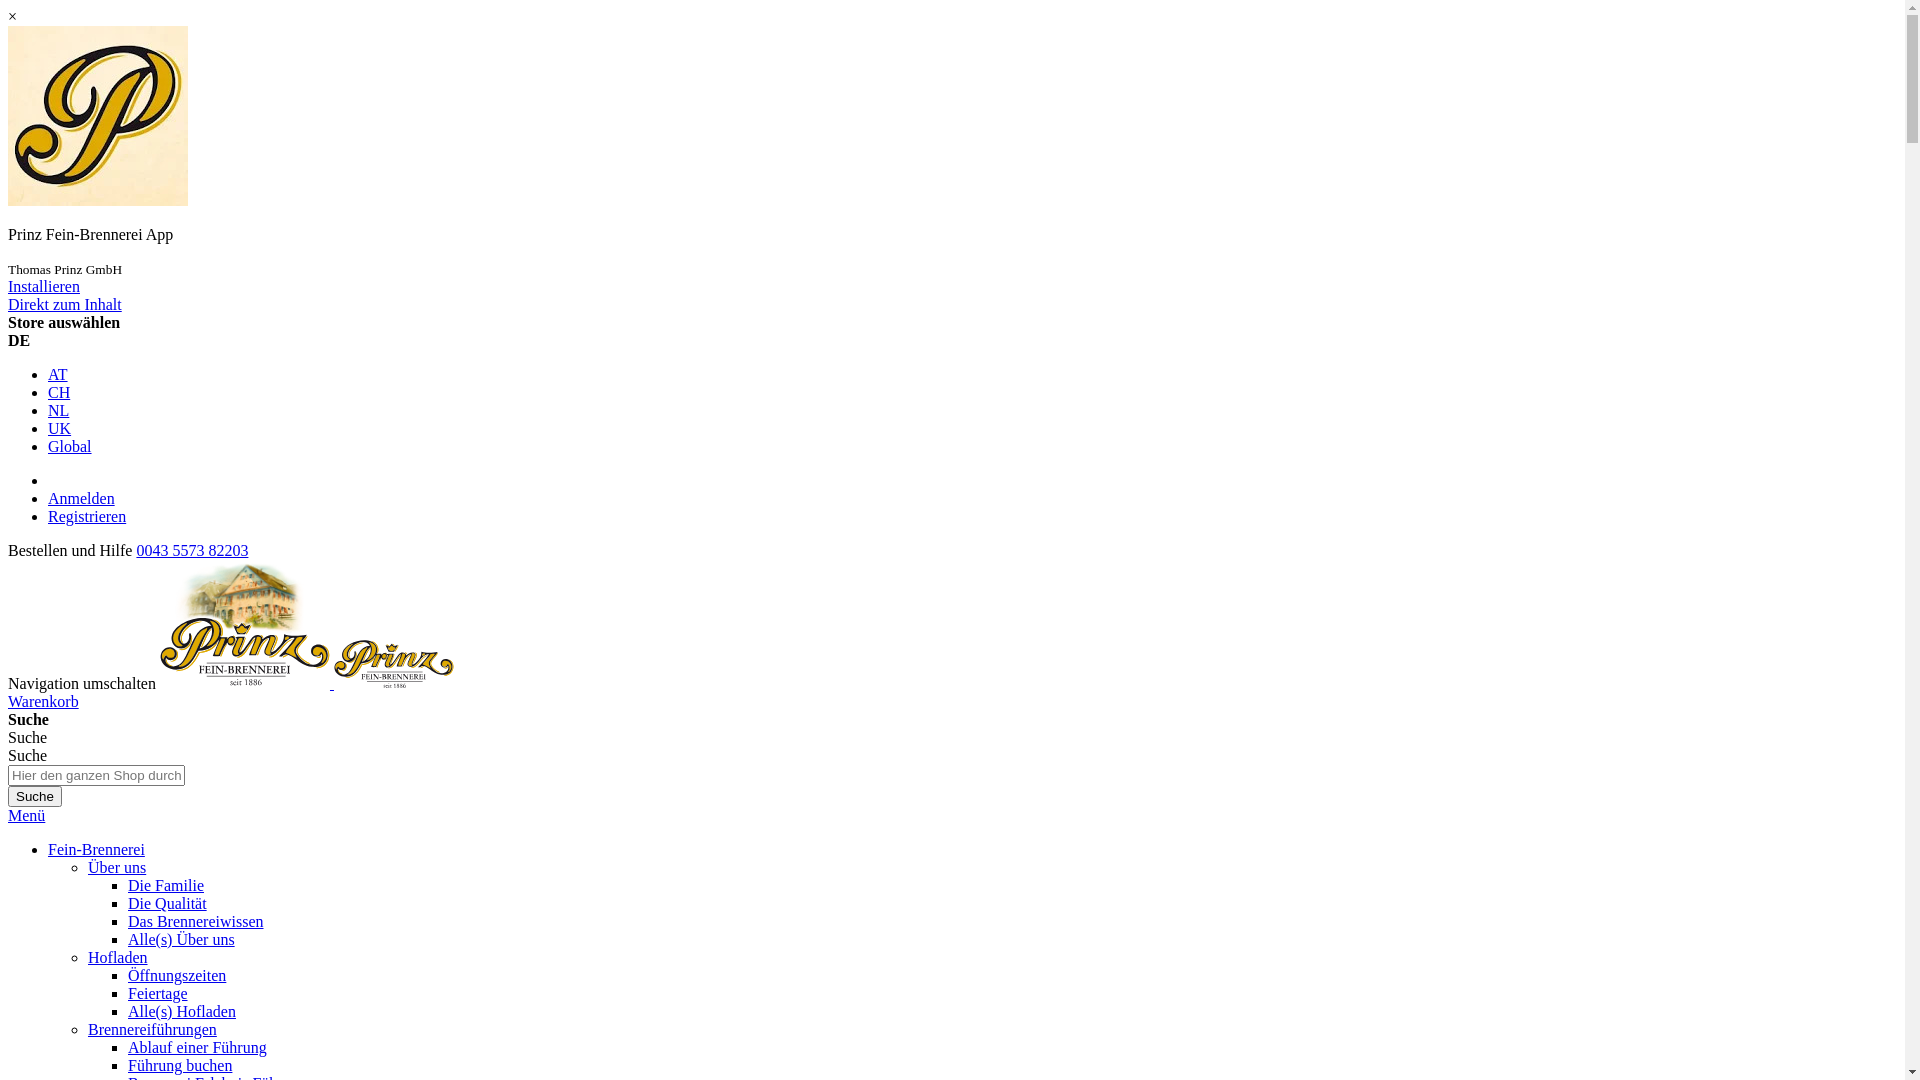  I want to click on 'Hofladen', so click(117, 956).